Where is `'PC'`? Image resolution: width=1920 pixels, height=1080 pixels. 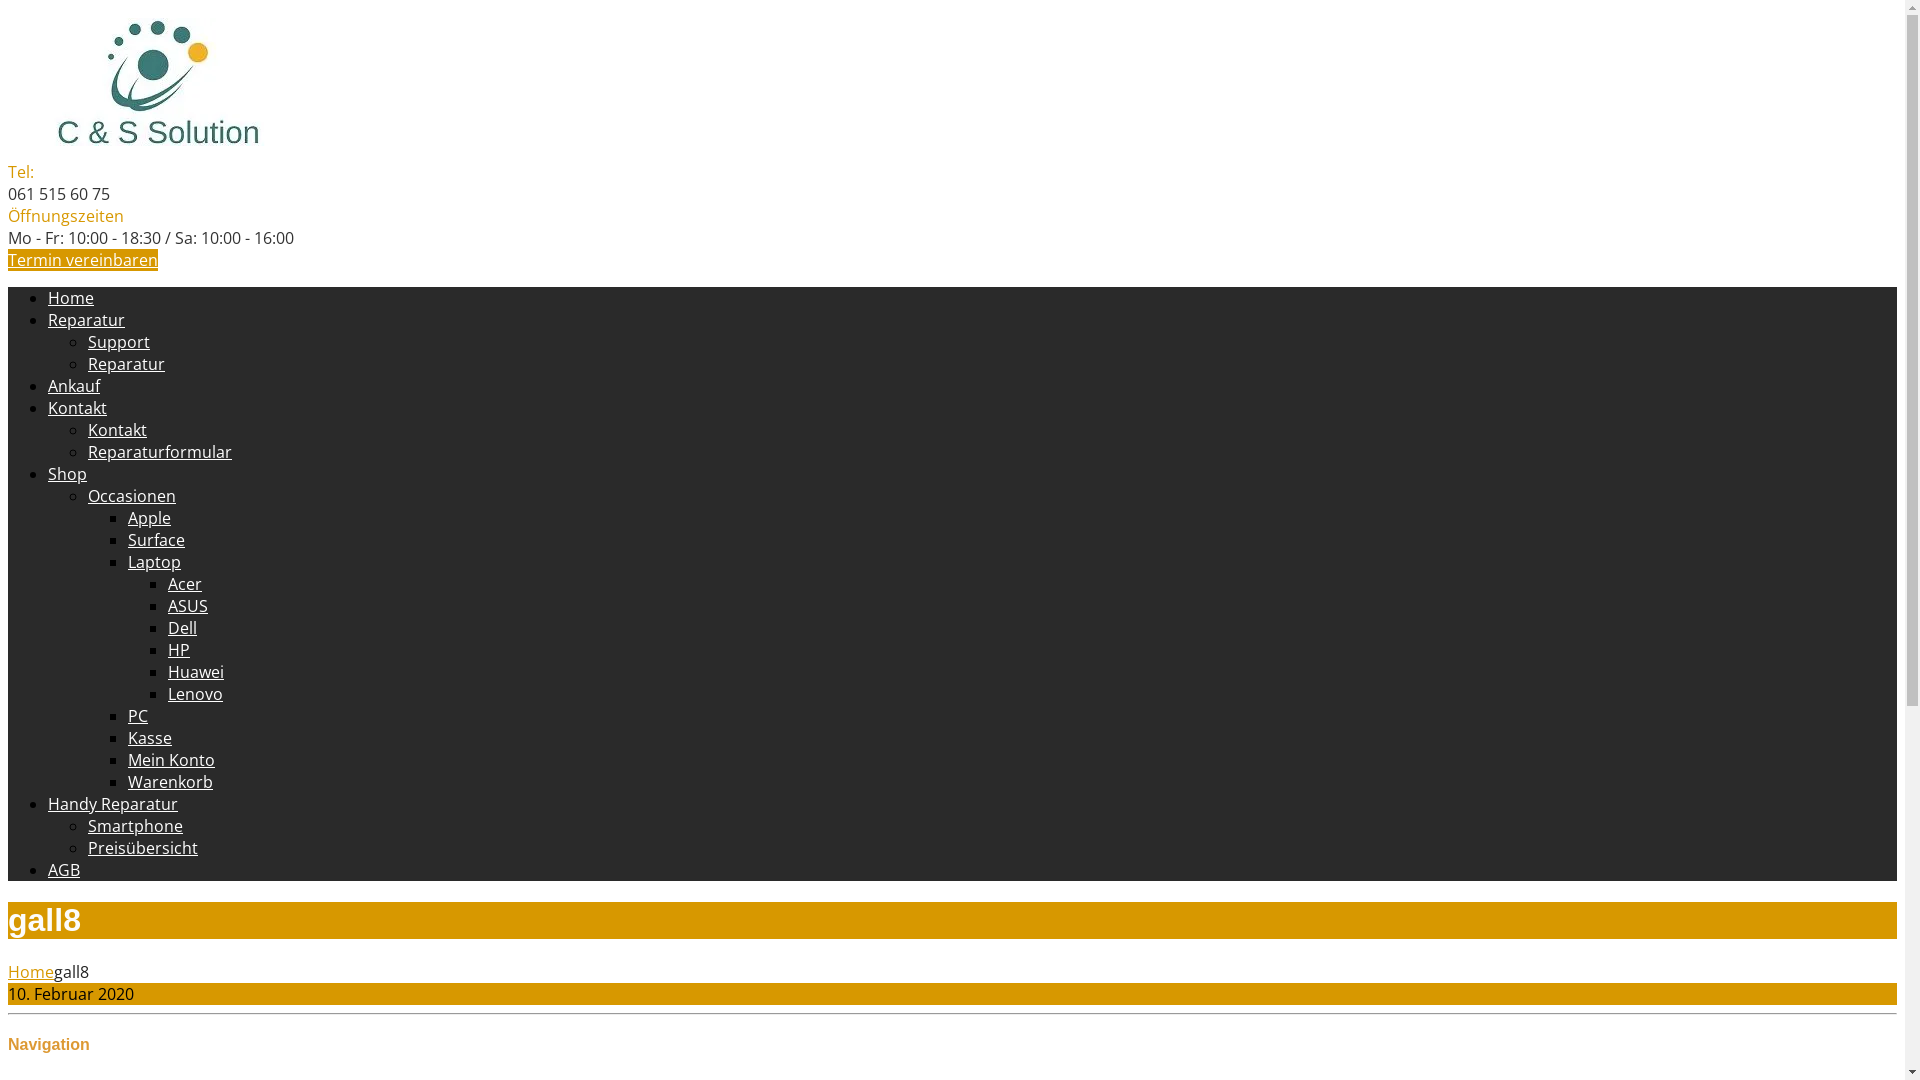
'PC' is located at coordinates (127, 715).